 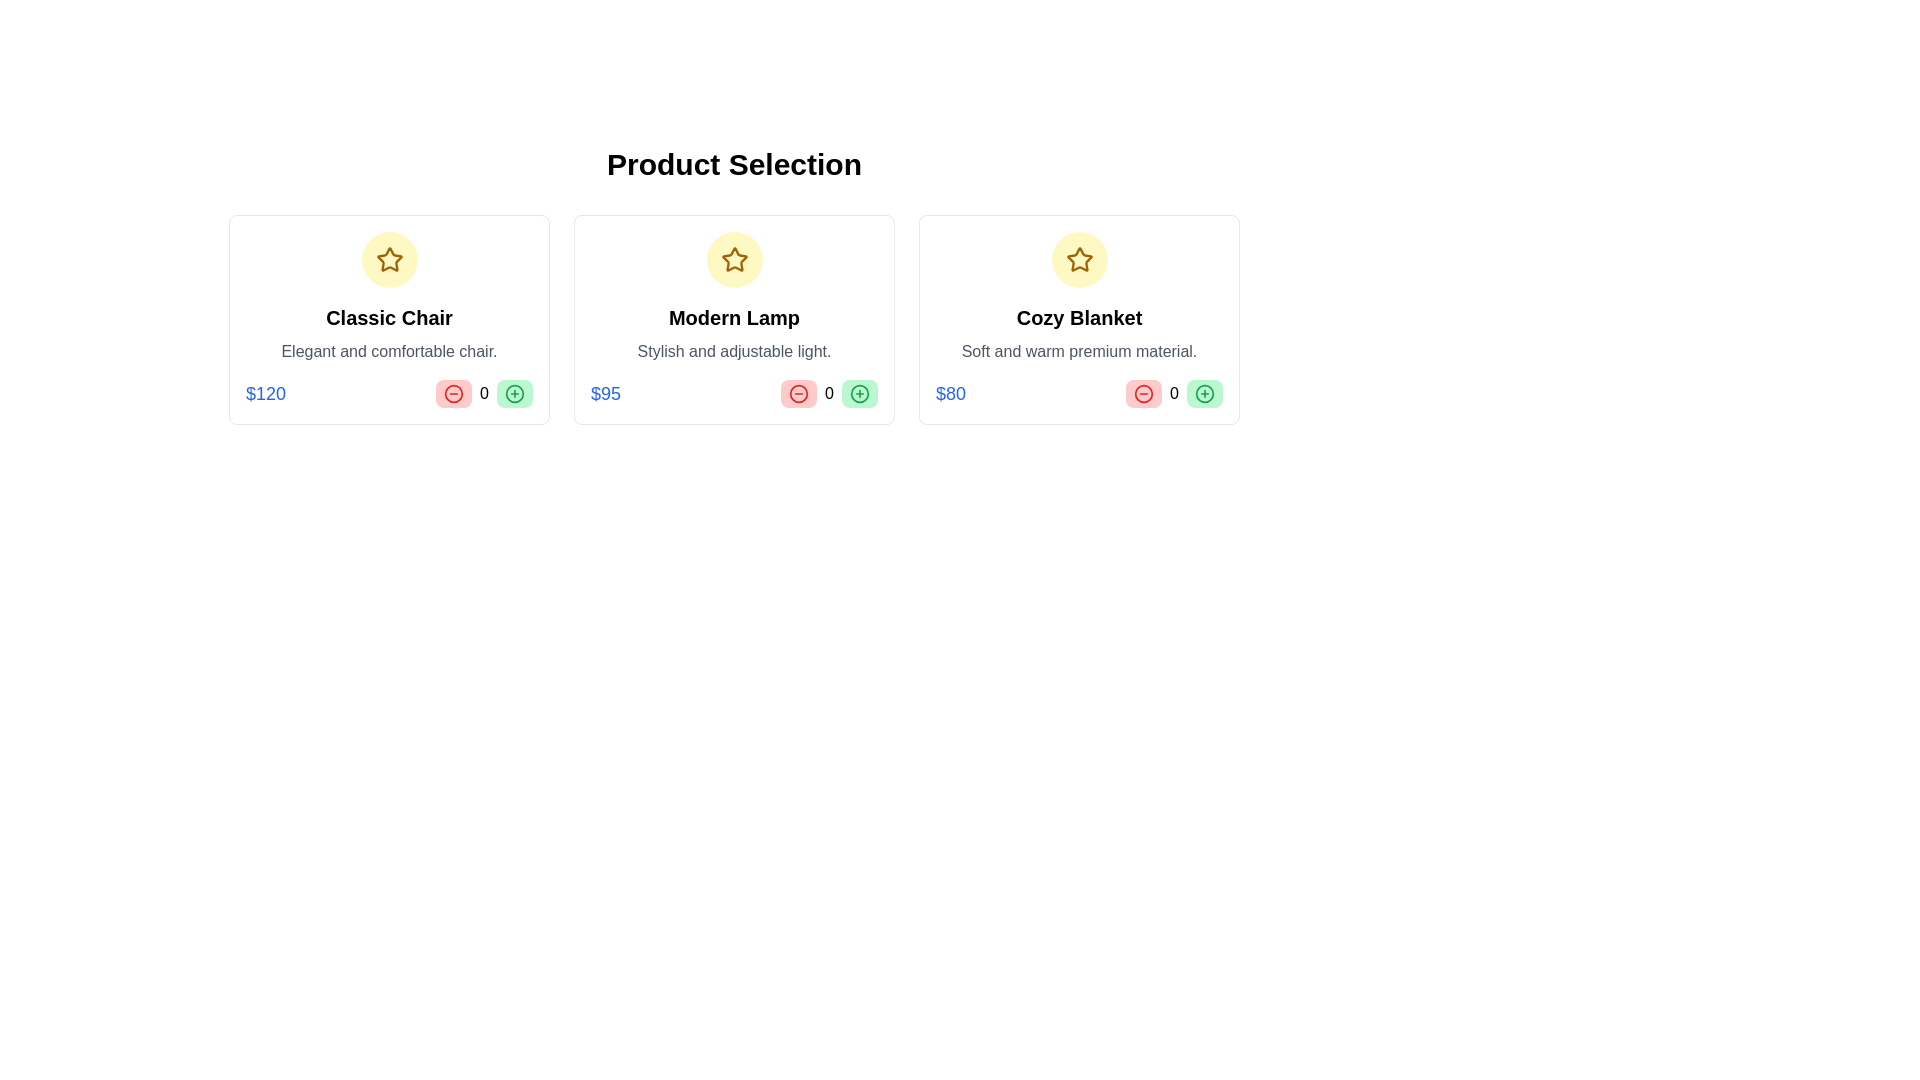 What do you see at coordinates (484, 393) in the screenshot?
I see `the central label displaying the numerical value for the 'Modern Lamp' product, which is positioned between two buttons` at bounding box center [484, 393].